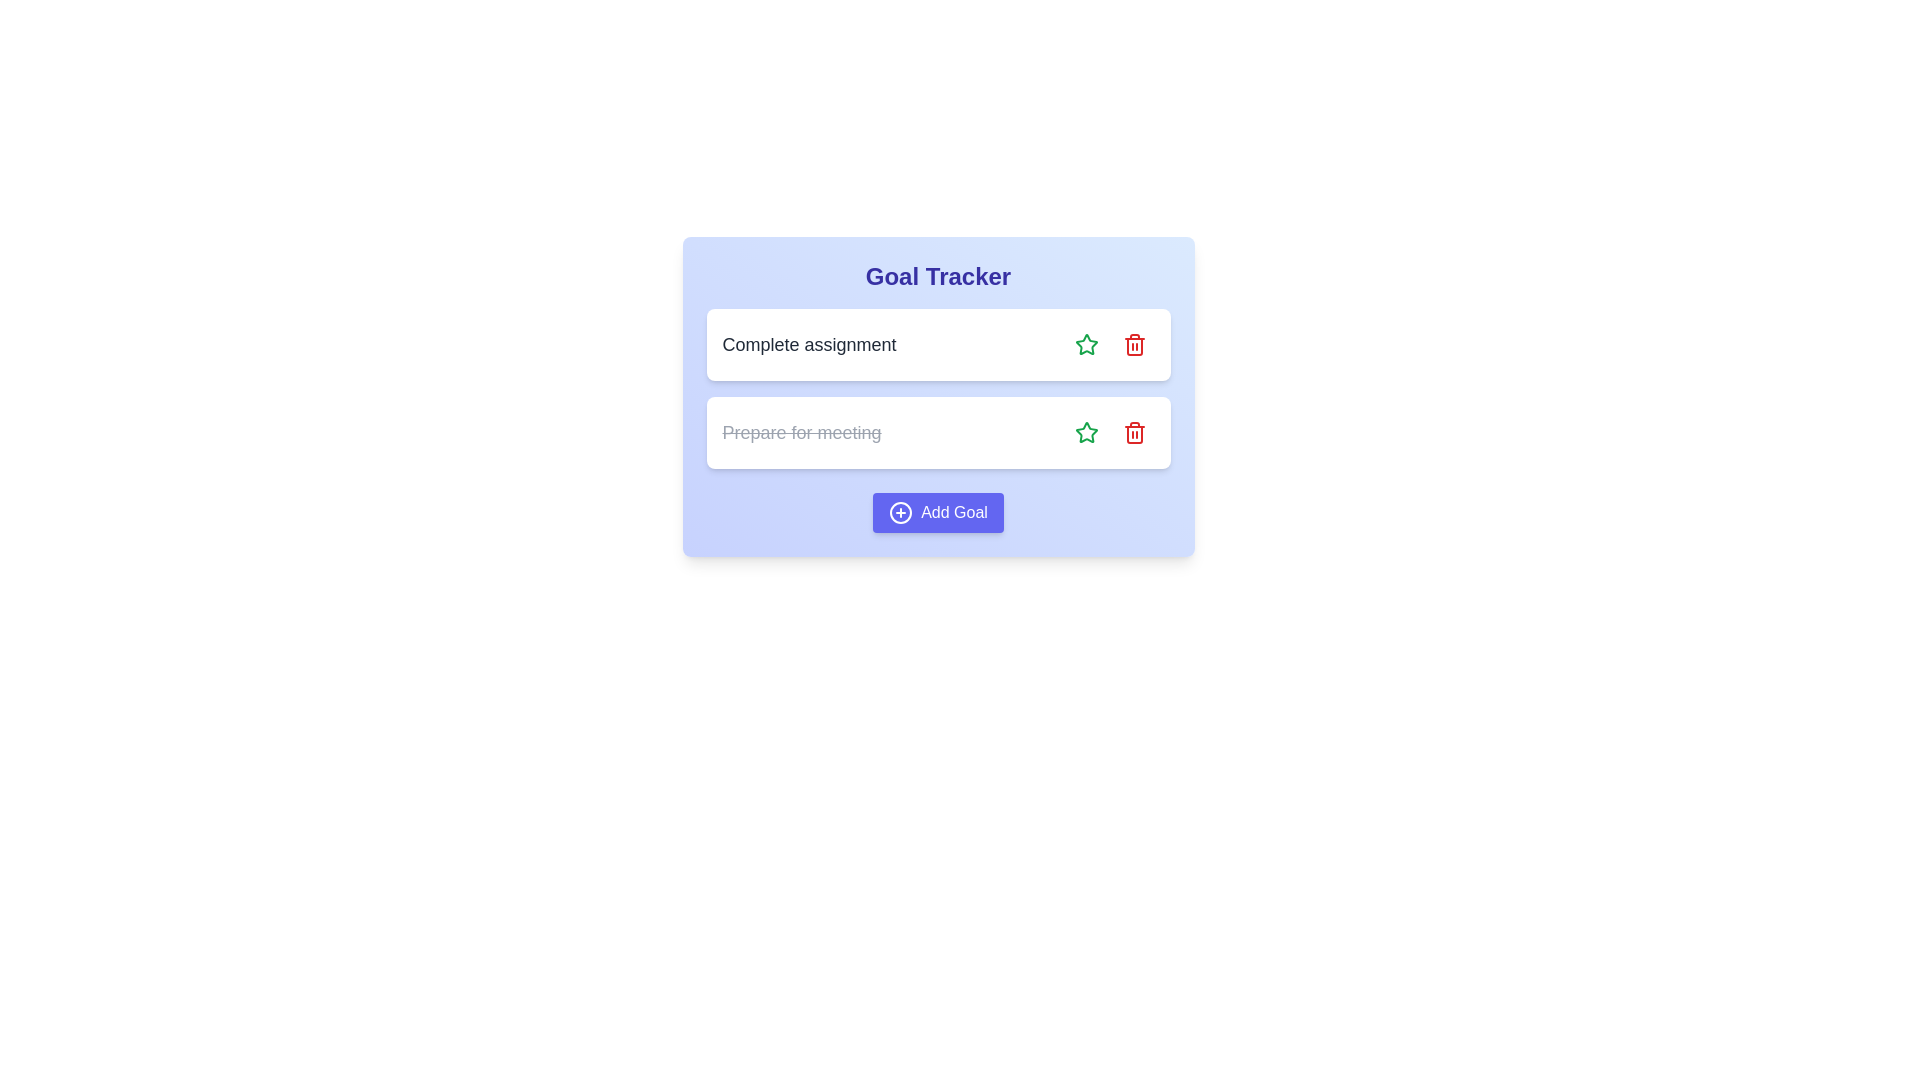  Describe the element at coordinates (1085, 431) in the screenshot. I see `the green star icon located` at that location.